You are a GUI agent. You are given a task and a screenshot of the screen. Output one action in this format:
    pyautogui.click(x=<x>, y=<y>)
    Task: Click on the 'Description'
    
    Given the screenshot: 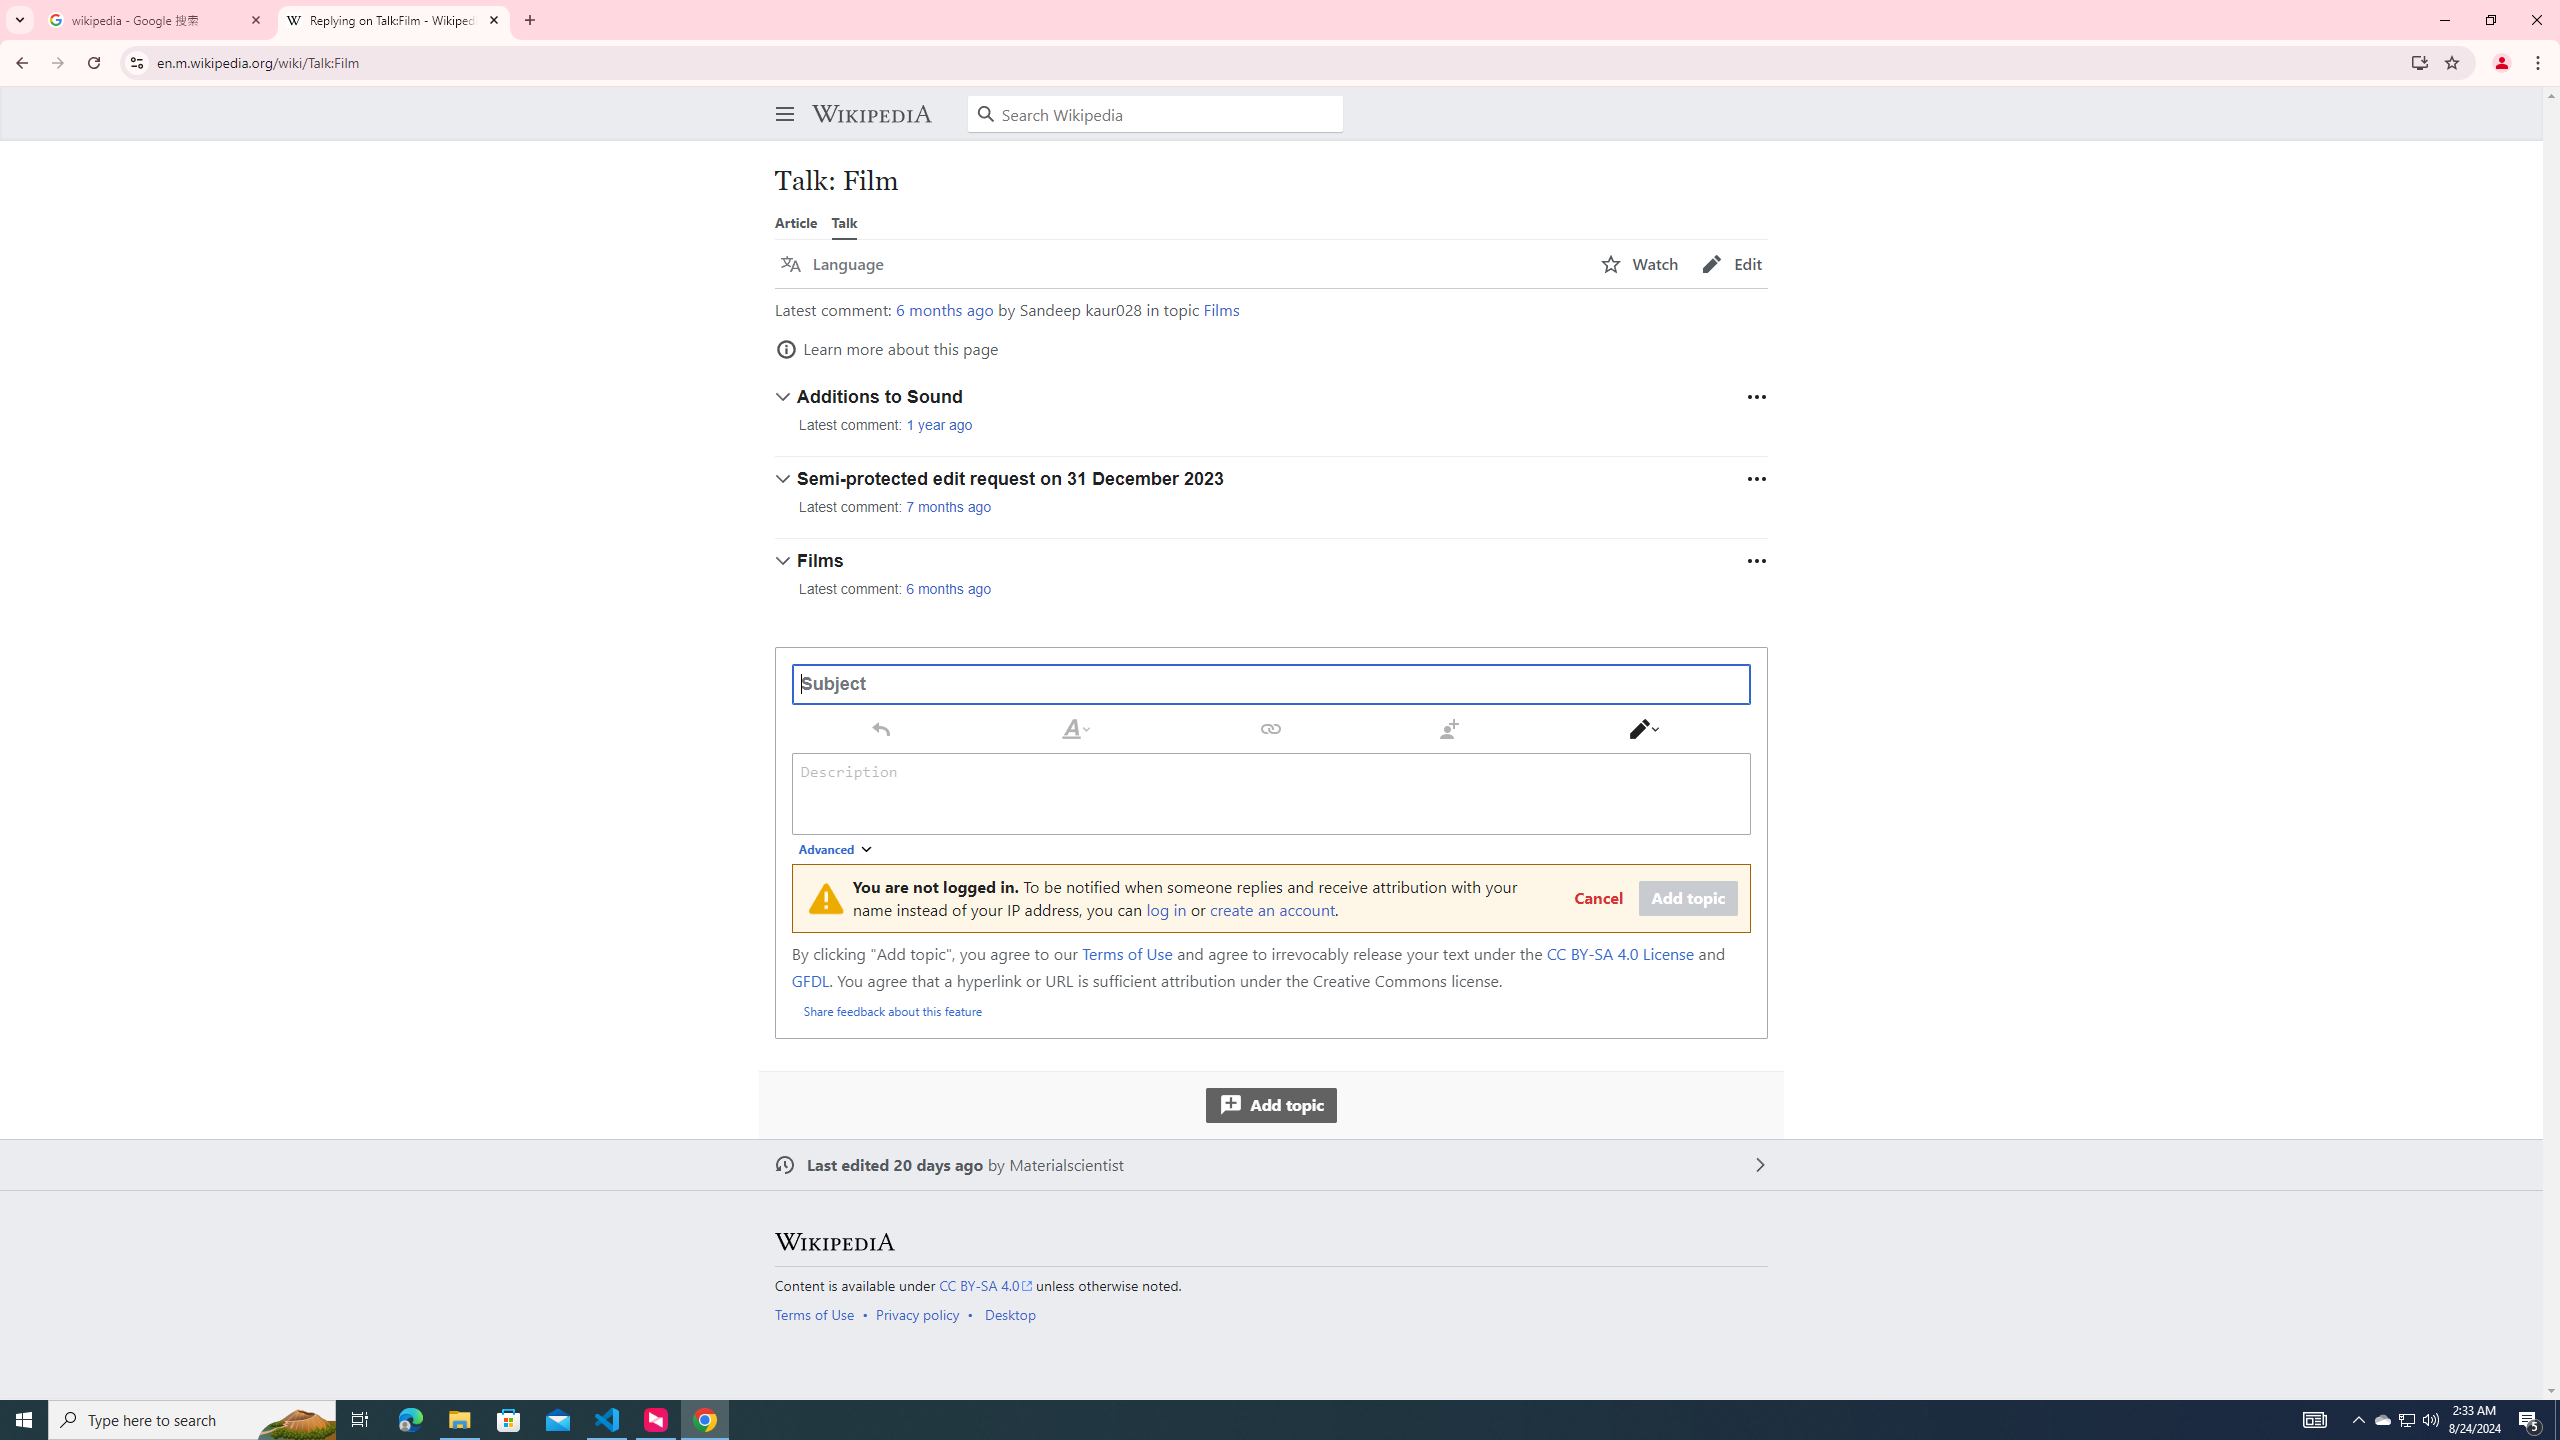 What is the action you would take?
    pyautogui.click(x=1271, y=792)
    